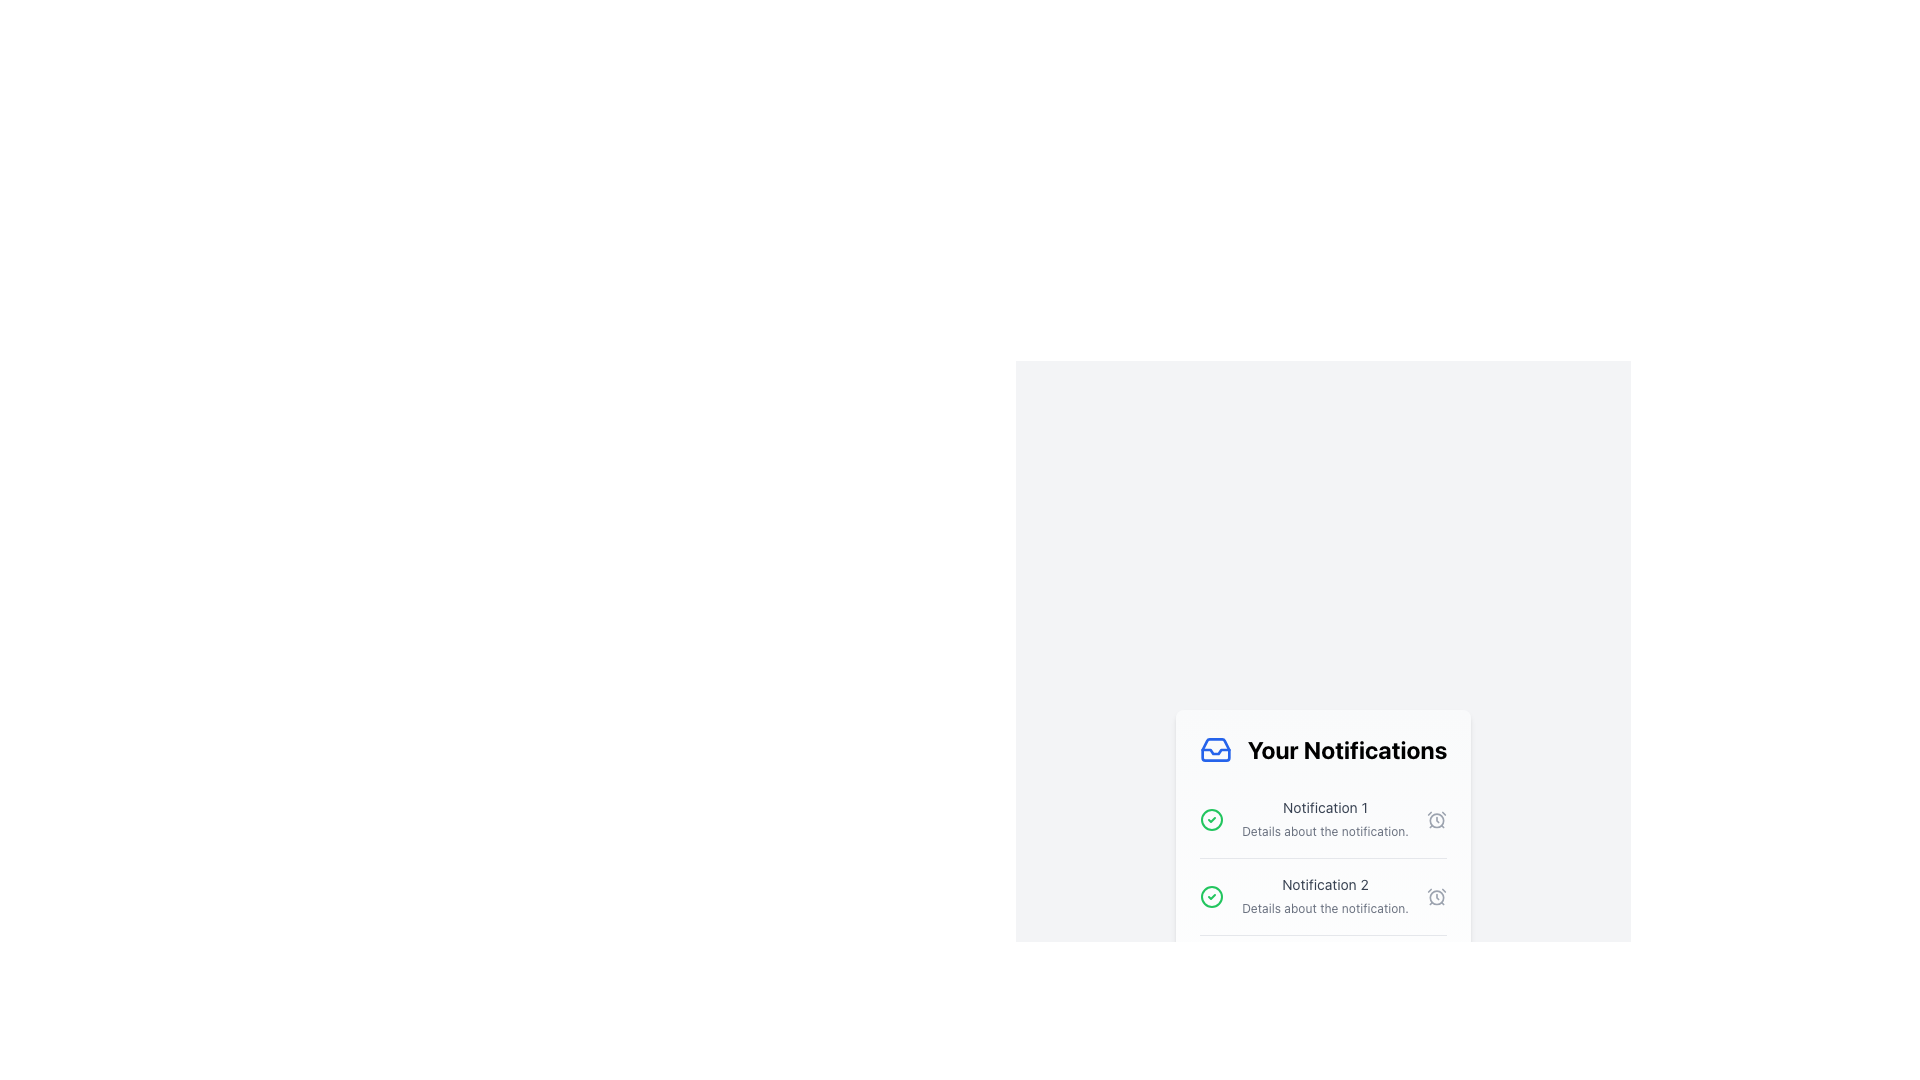  What do you see at coordinates (1436, 820) in the screenshot?
I see `the status or action indicator icon located to the right of the 'Notification 1' section in the list of notifications` at bounding box center [1436, 820].